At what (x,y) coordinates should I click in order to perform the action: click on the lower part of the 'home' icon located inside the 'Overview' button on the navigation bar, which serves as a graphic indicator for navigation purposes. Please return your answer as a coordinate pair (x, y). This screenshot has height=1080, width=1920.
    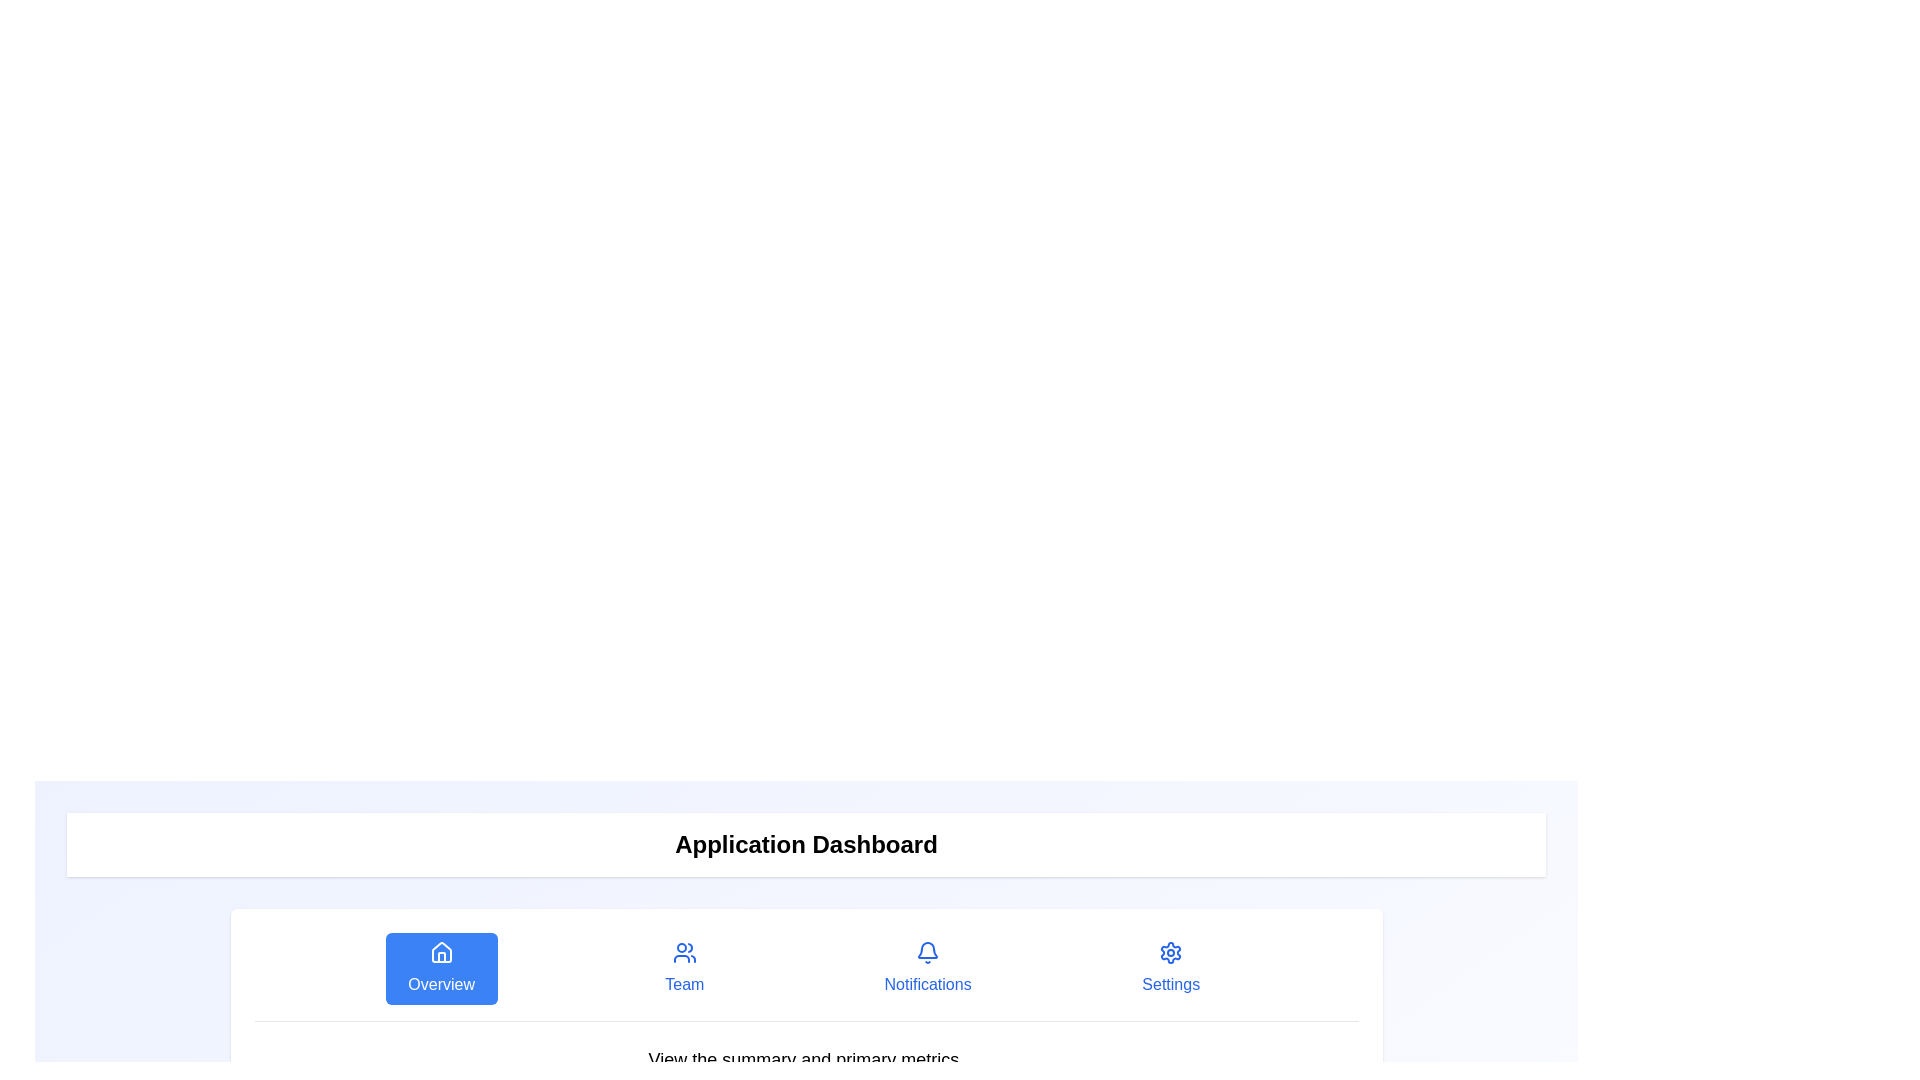
    Looking at the image, I should click on (440, 951).